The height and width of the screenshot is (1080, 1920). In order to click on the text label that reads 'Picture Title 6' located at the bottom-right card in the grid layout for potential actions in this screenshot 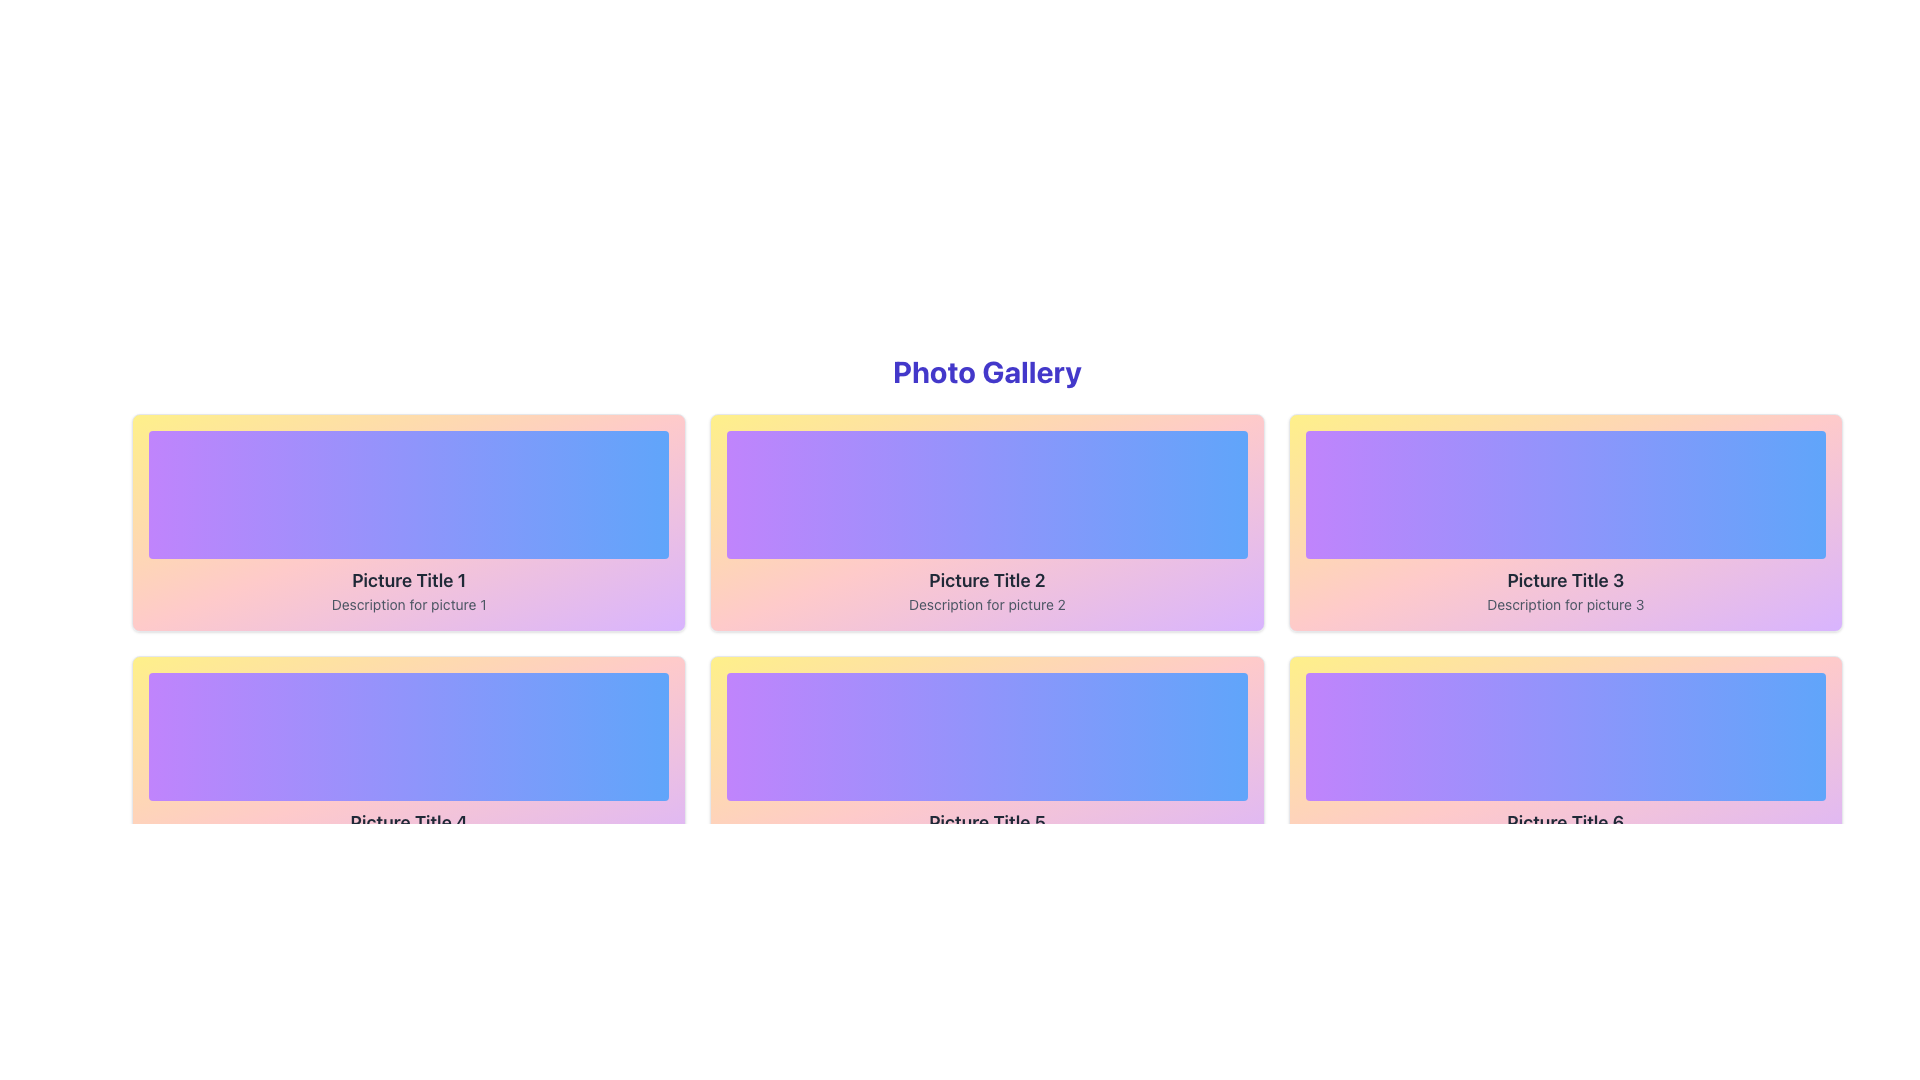, I will do `click(1564, 822)`.